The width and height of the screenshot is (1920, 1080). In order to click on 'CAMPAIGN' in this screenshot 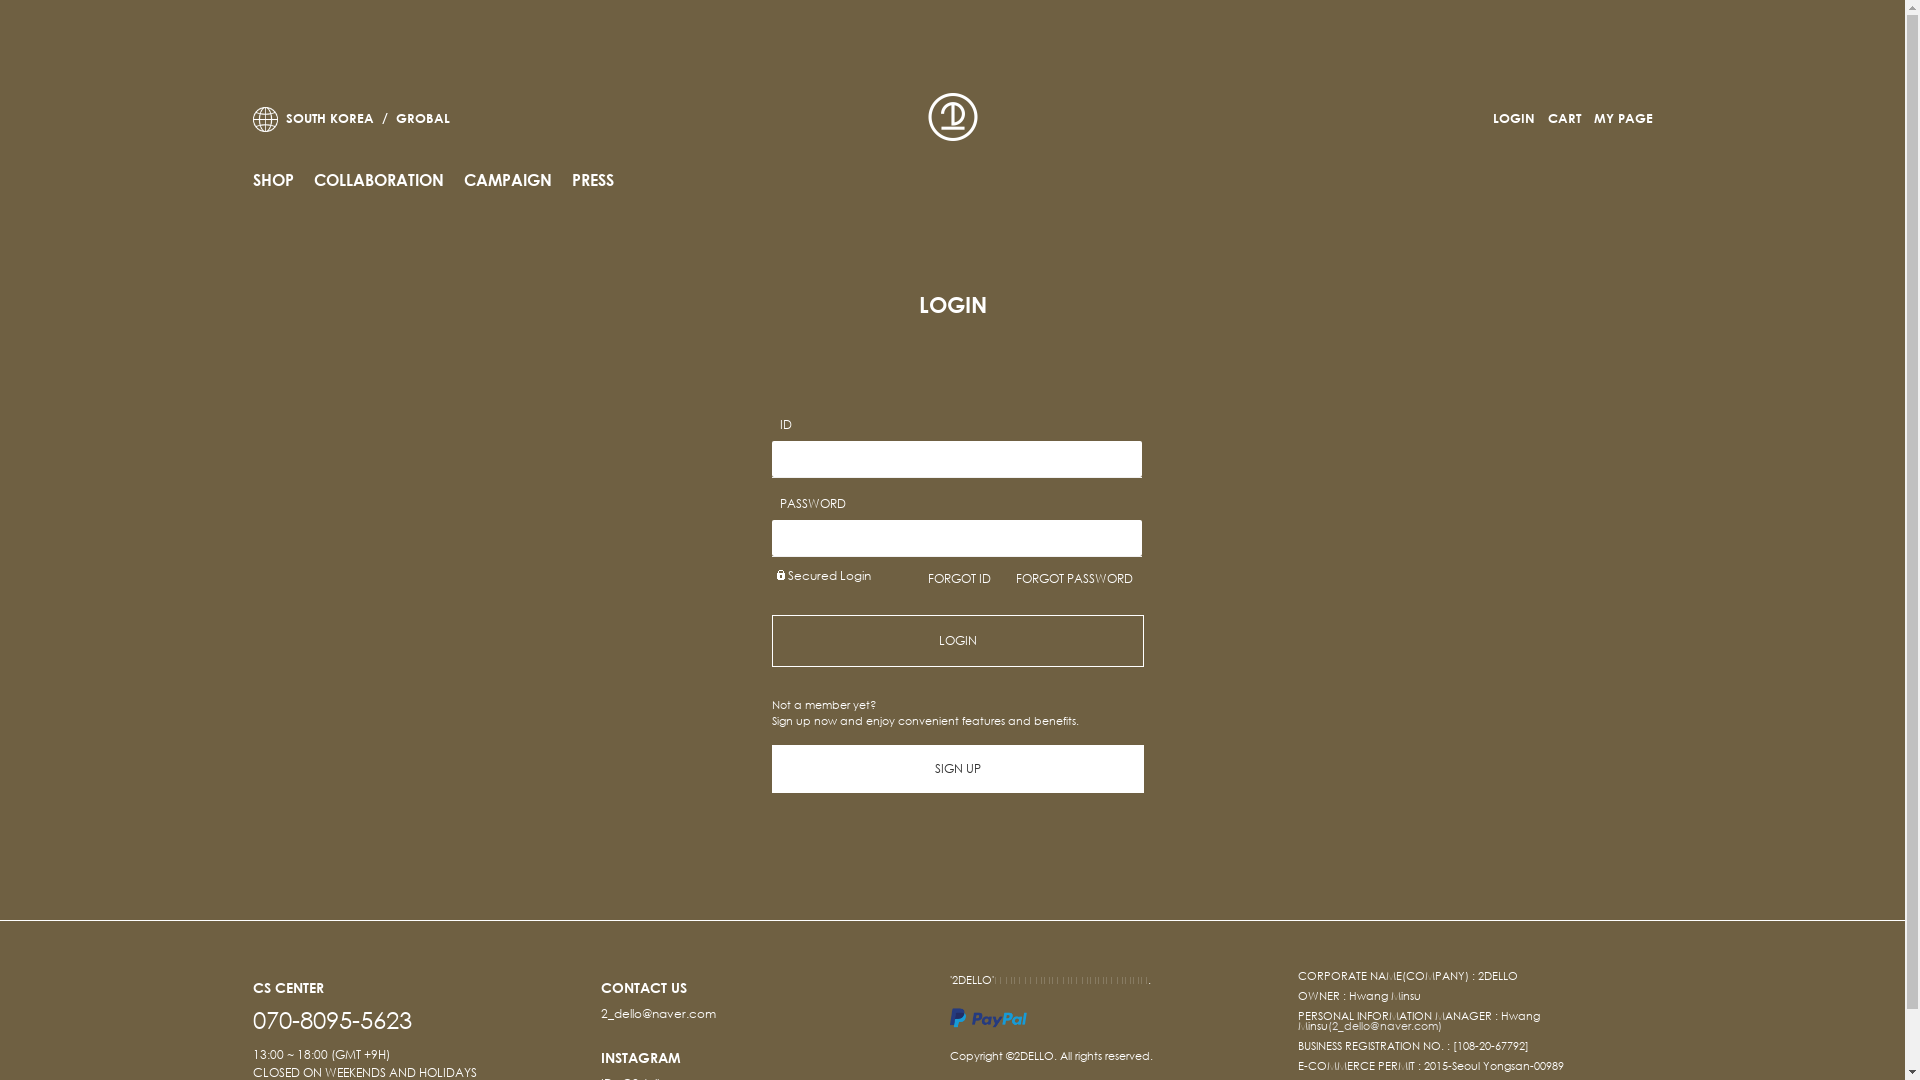, I will do `click(508, 180)`.